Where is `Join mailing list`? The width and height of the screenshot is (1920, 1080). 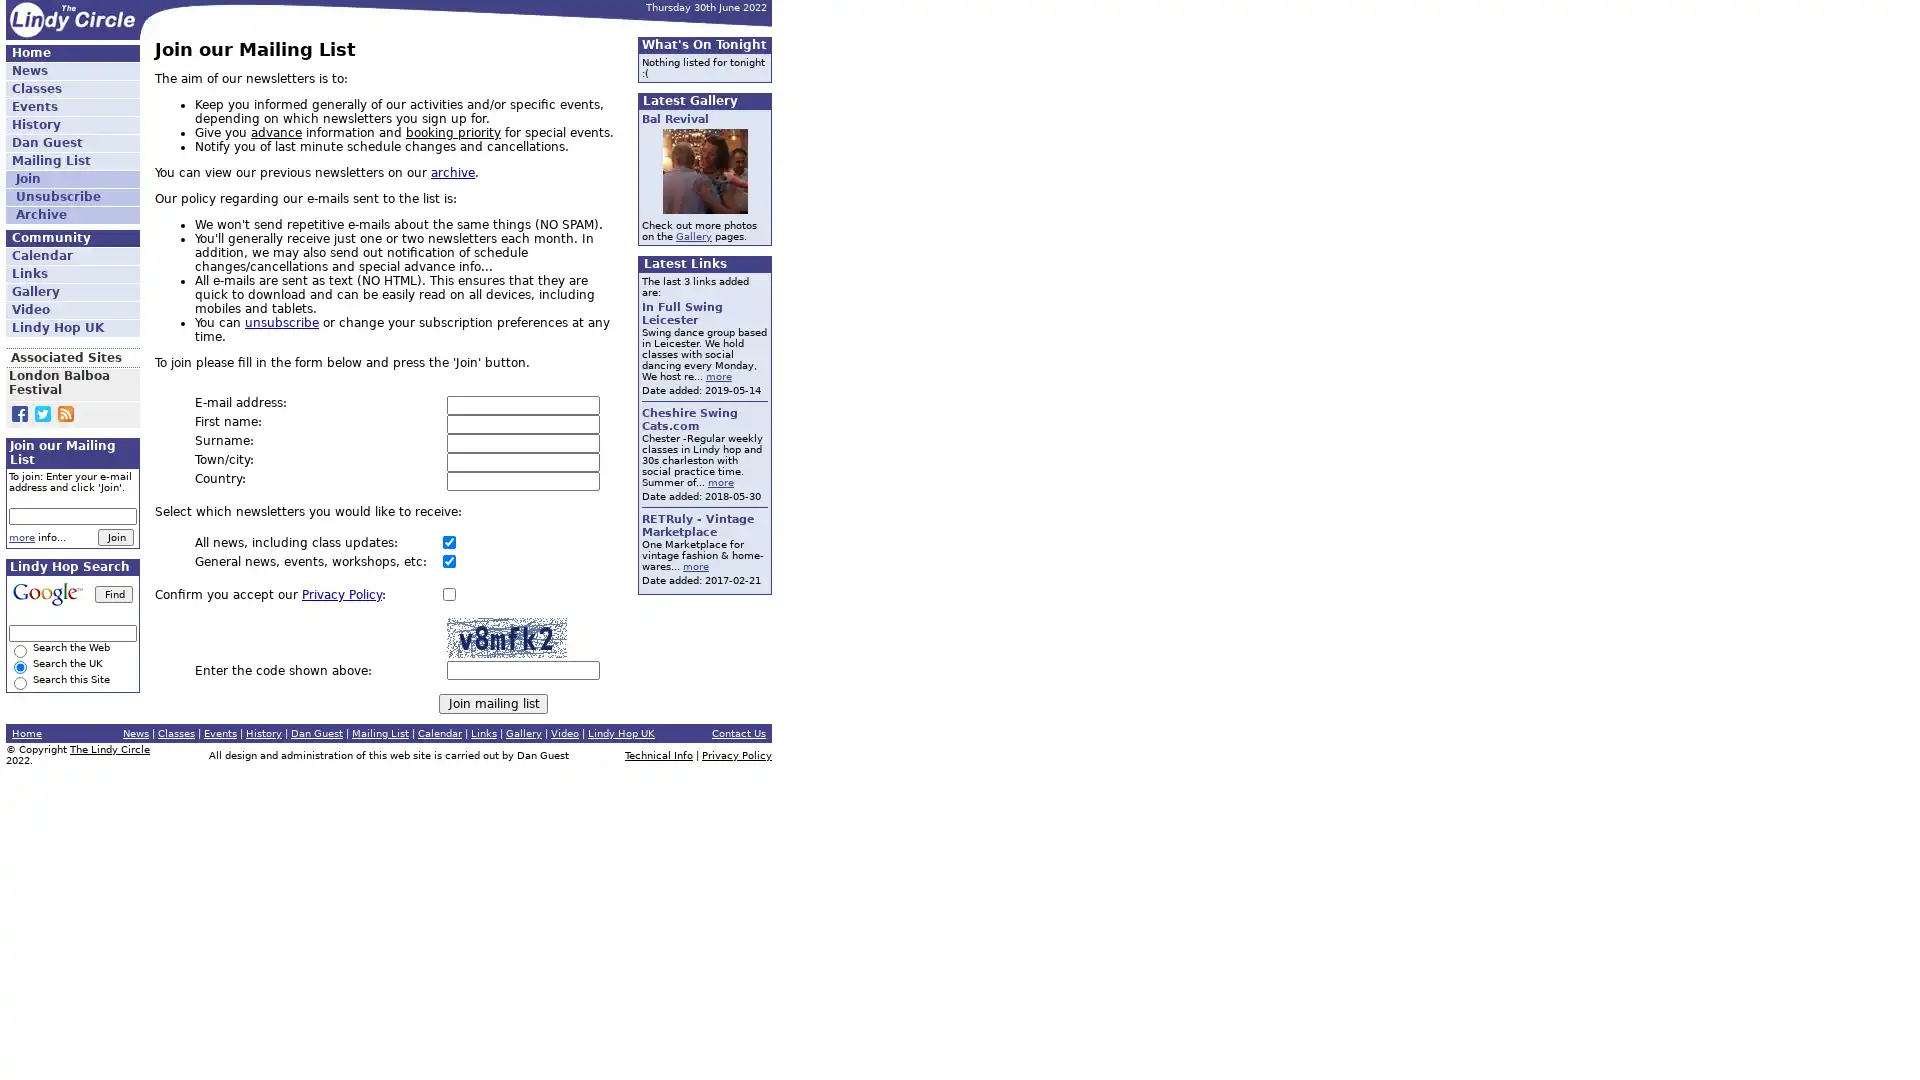 Join mailing list is located at coordinates (493, 703).